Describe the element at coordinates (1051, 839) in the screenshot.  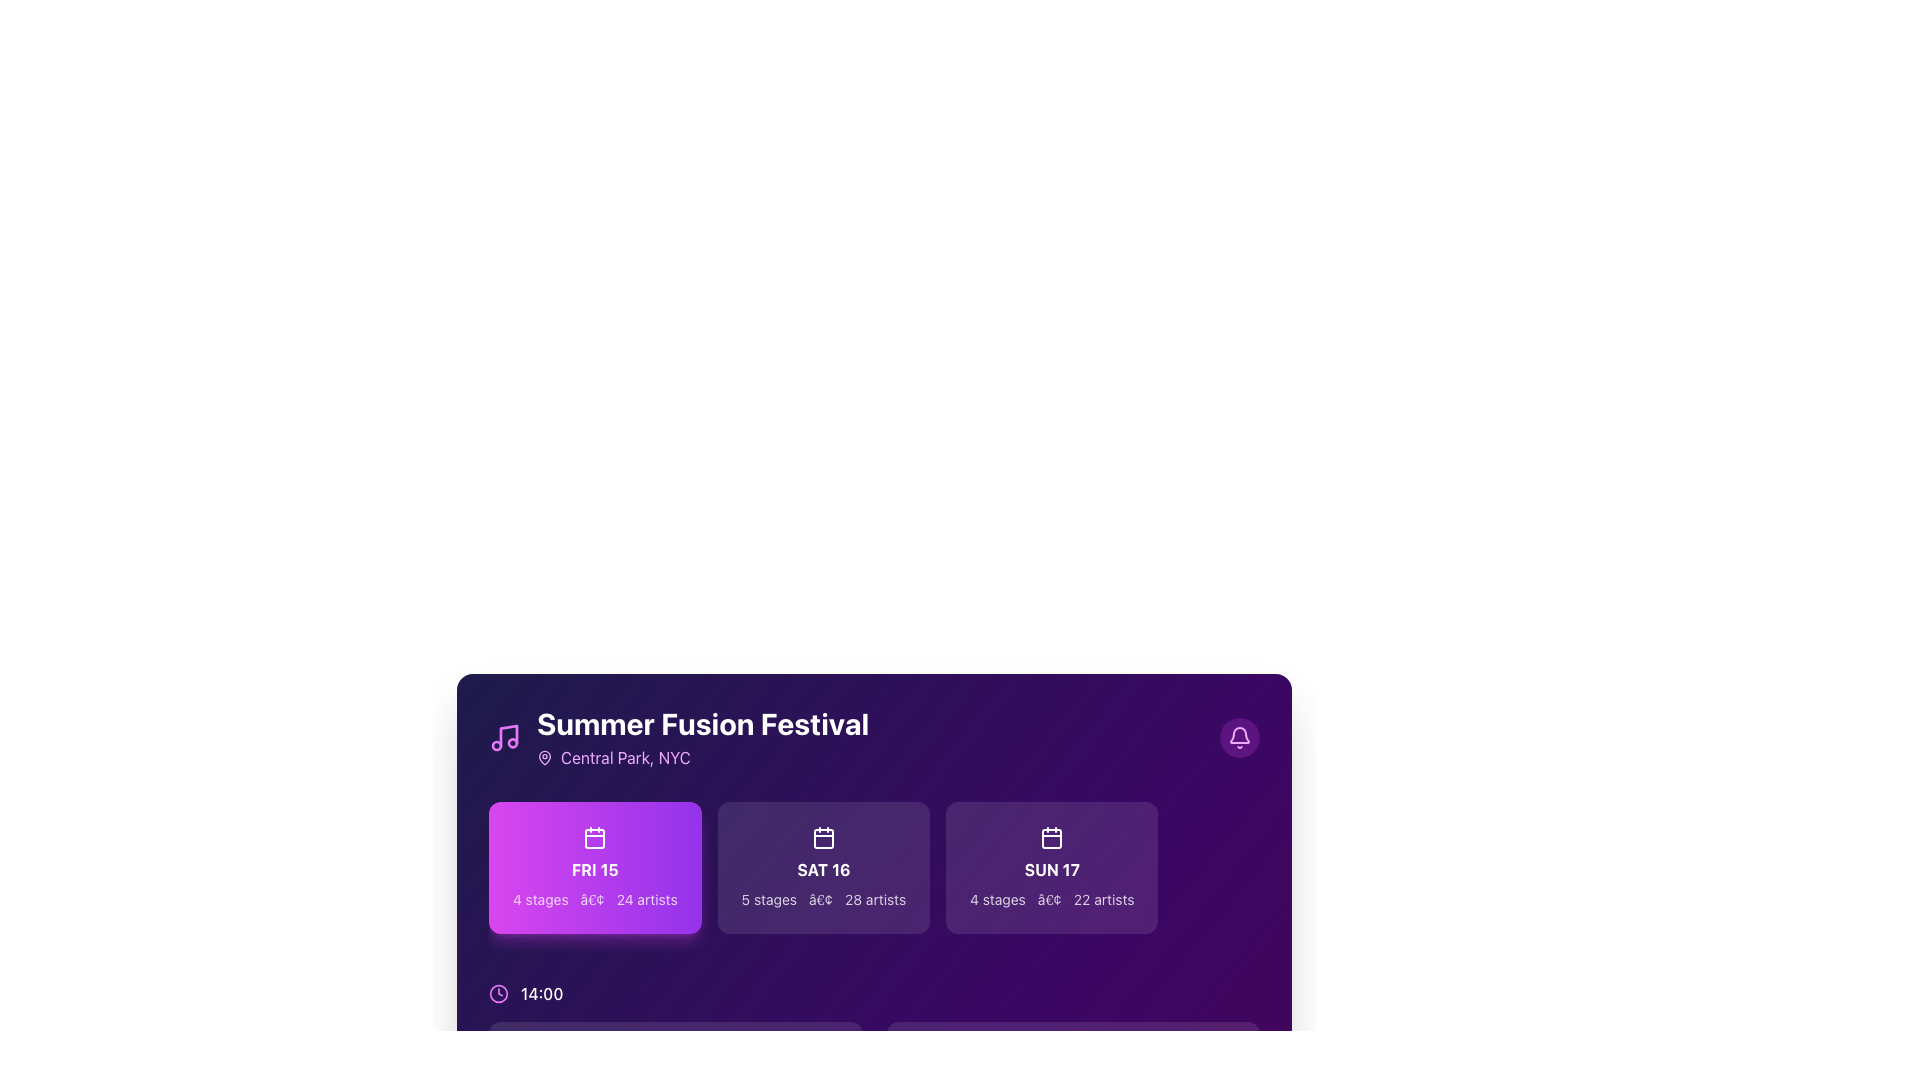
I see `the calendar icon located within the 'SUN 17' box, which features a square with rounded corners and a small calendar graphic, set against a purple background` at that location.